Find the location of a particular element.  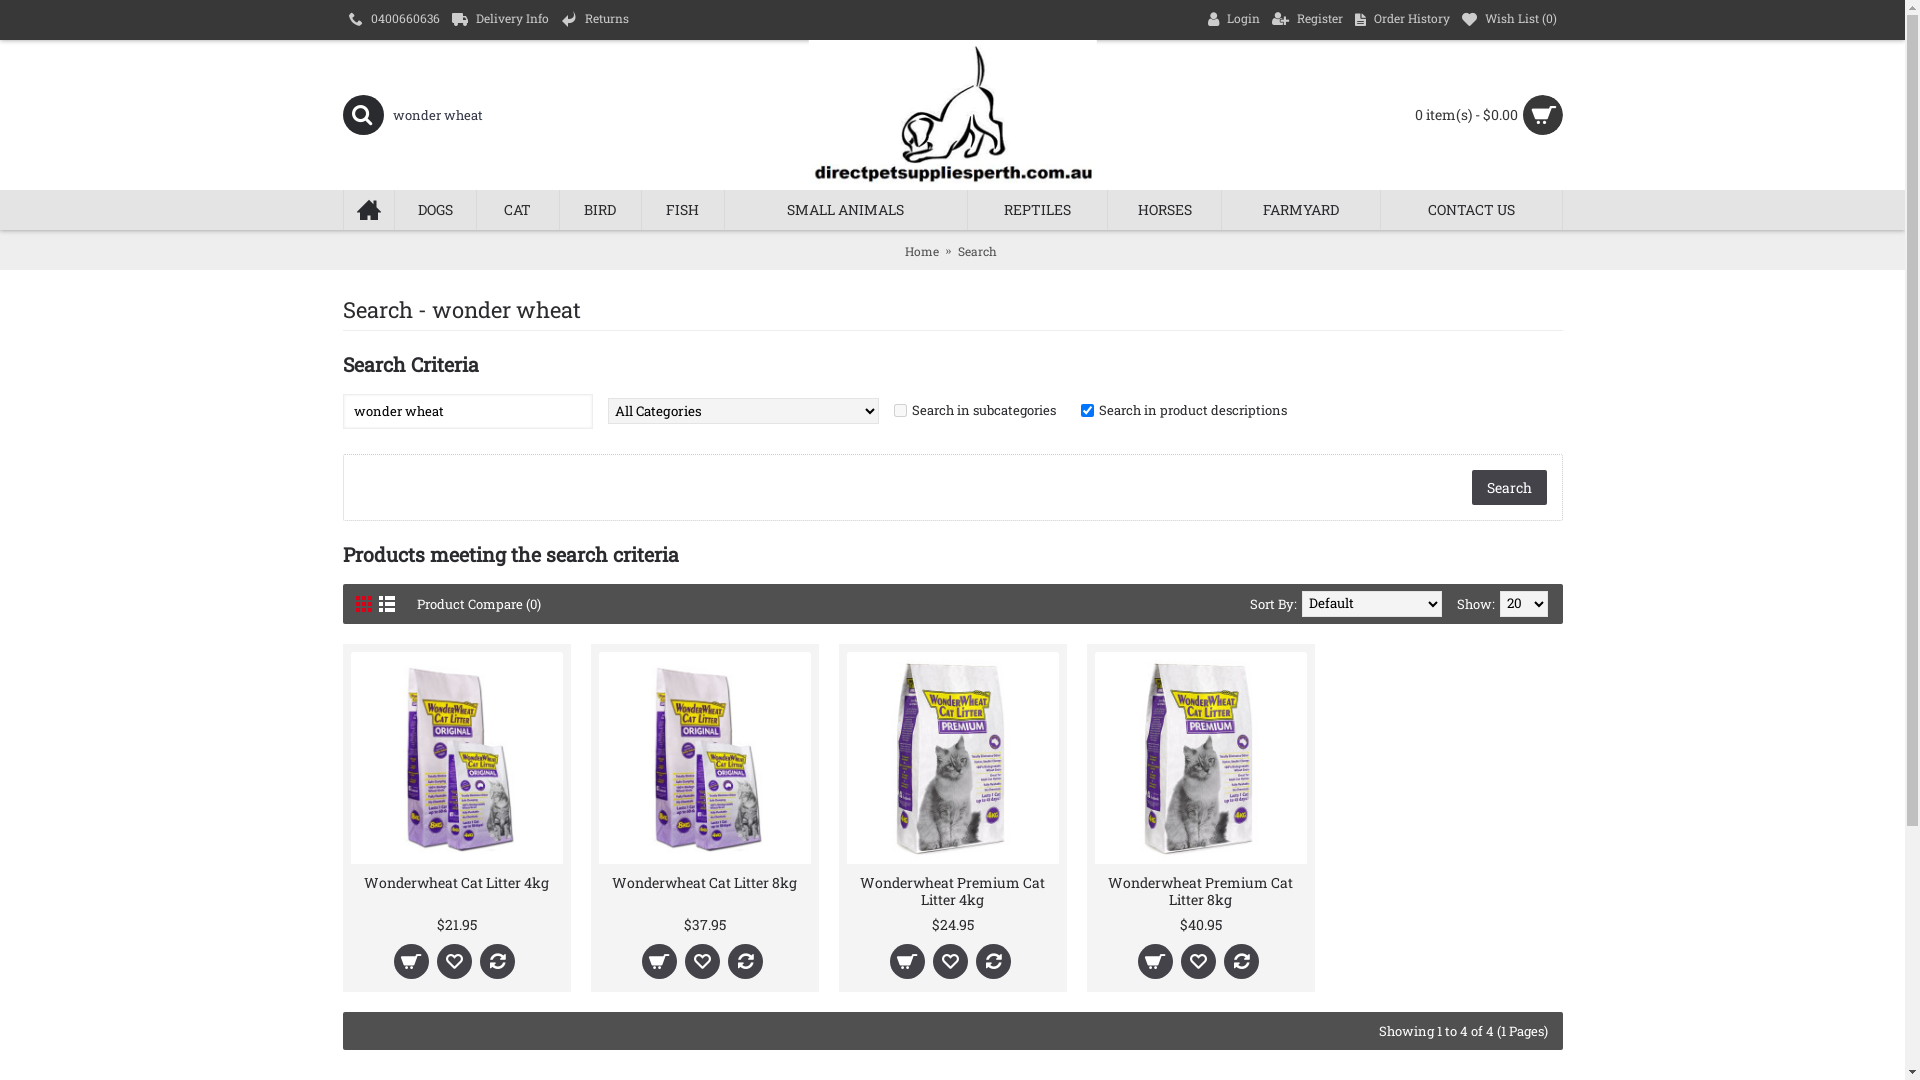

'Wonderwheat Cat Litter 8kg' is located at coordinates (704, 879).